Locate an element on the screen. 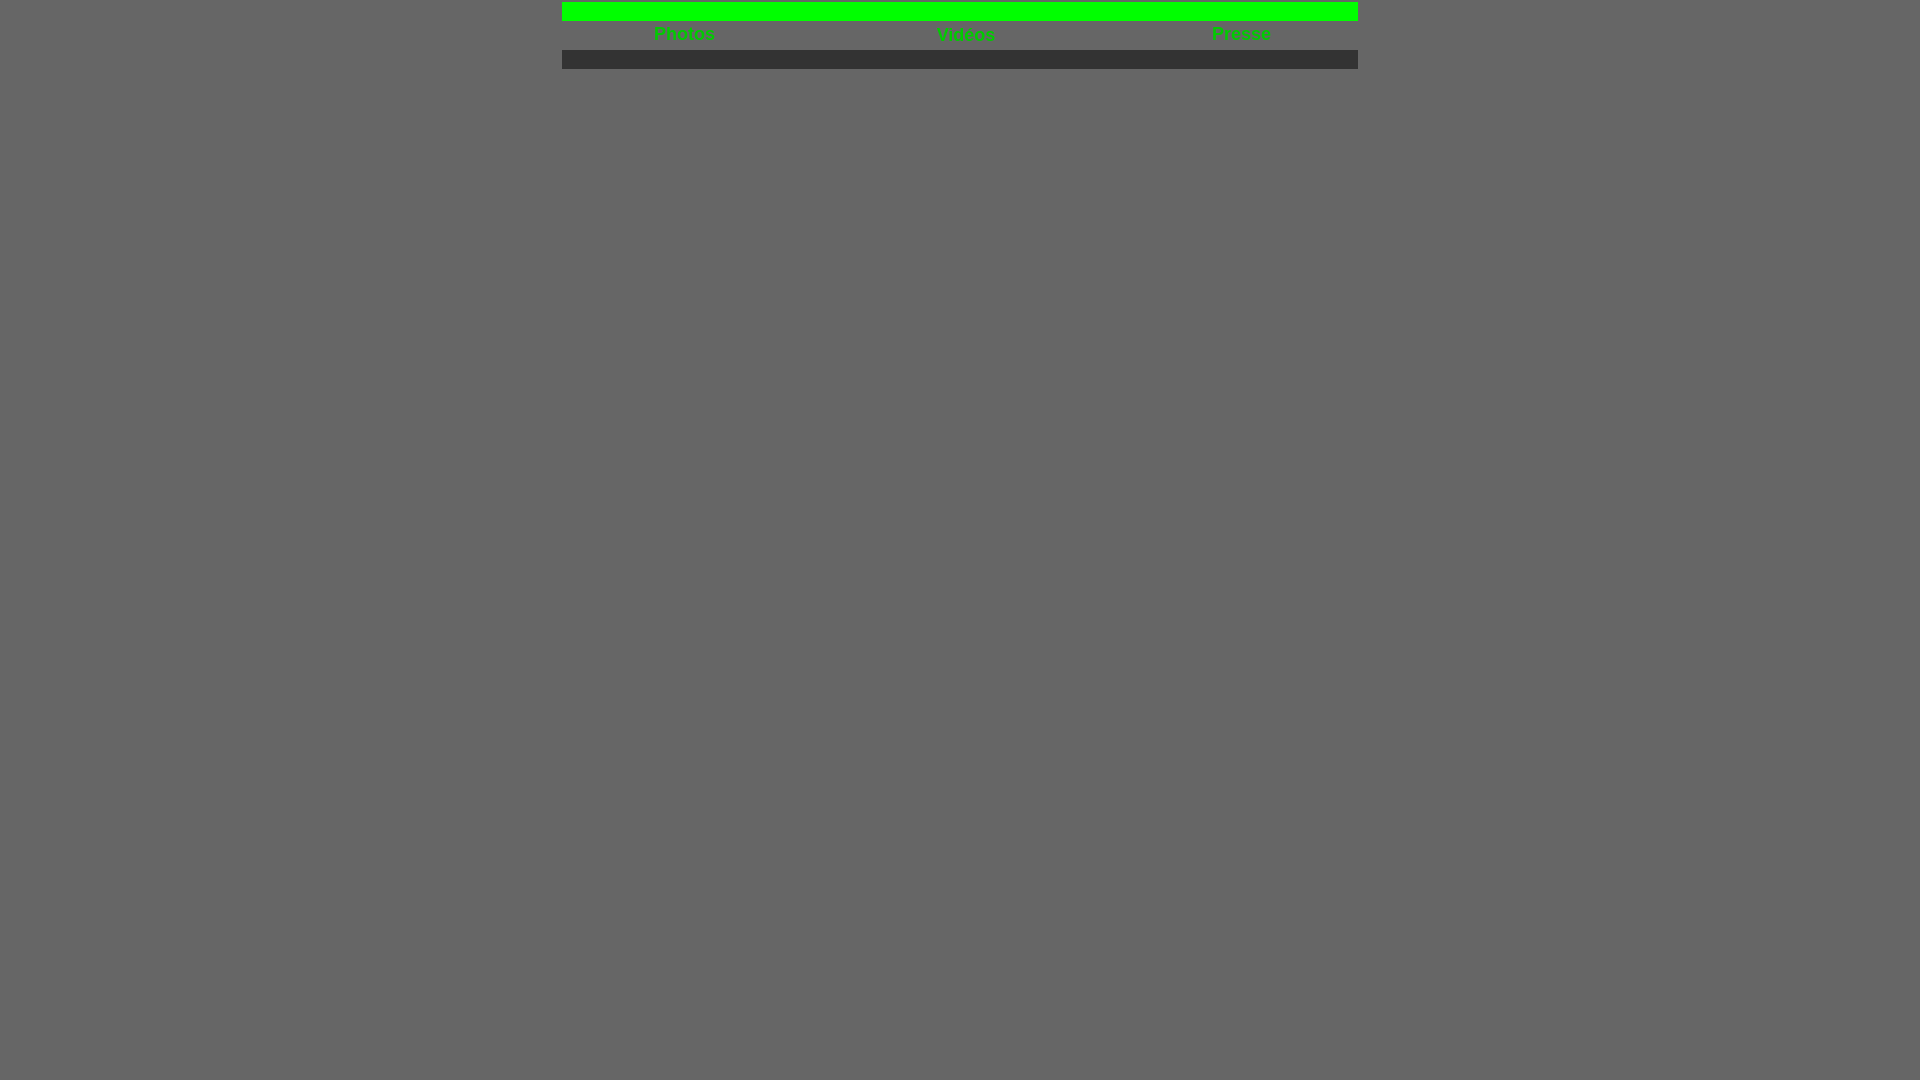 The width and height of the screenshot is (1920, 1080). 'Photos' is located at coordinates (684, 34).